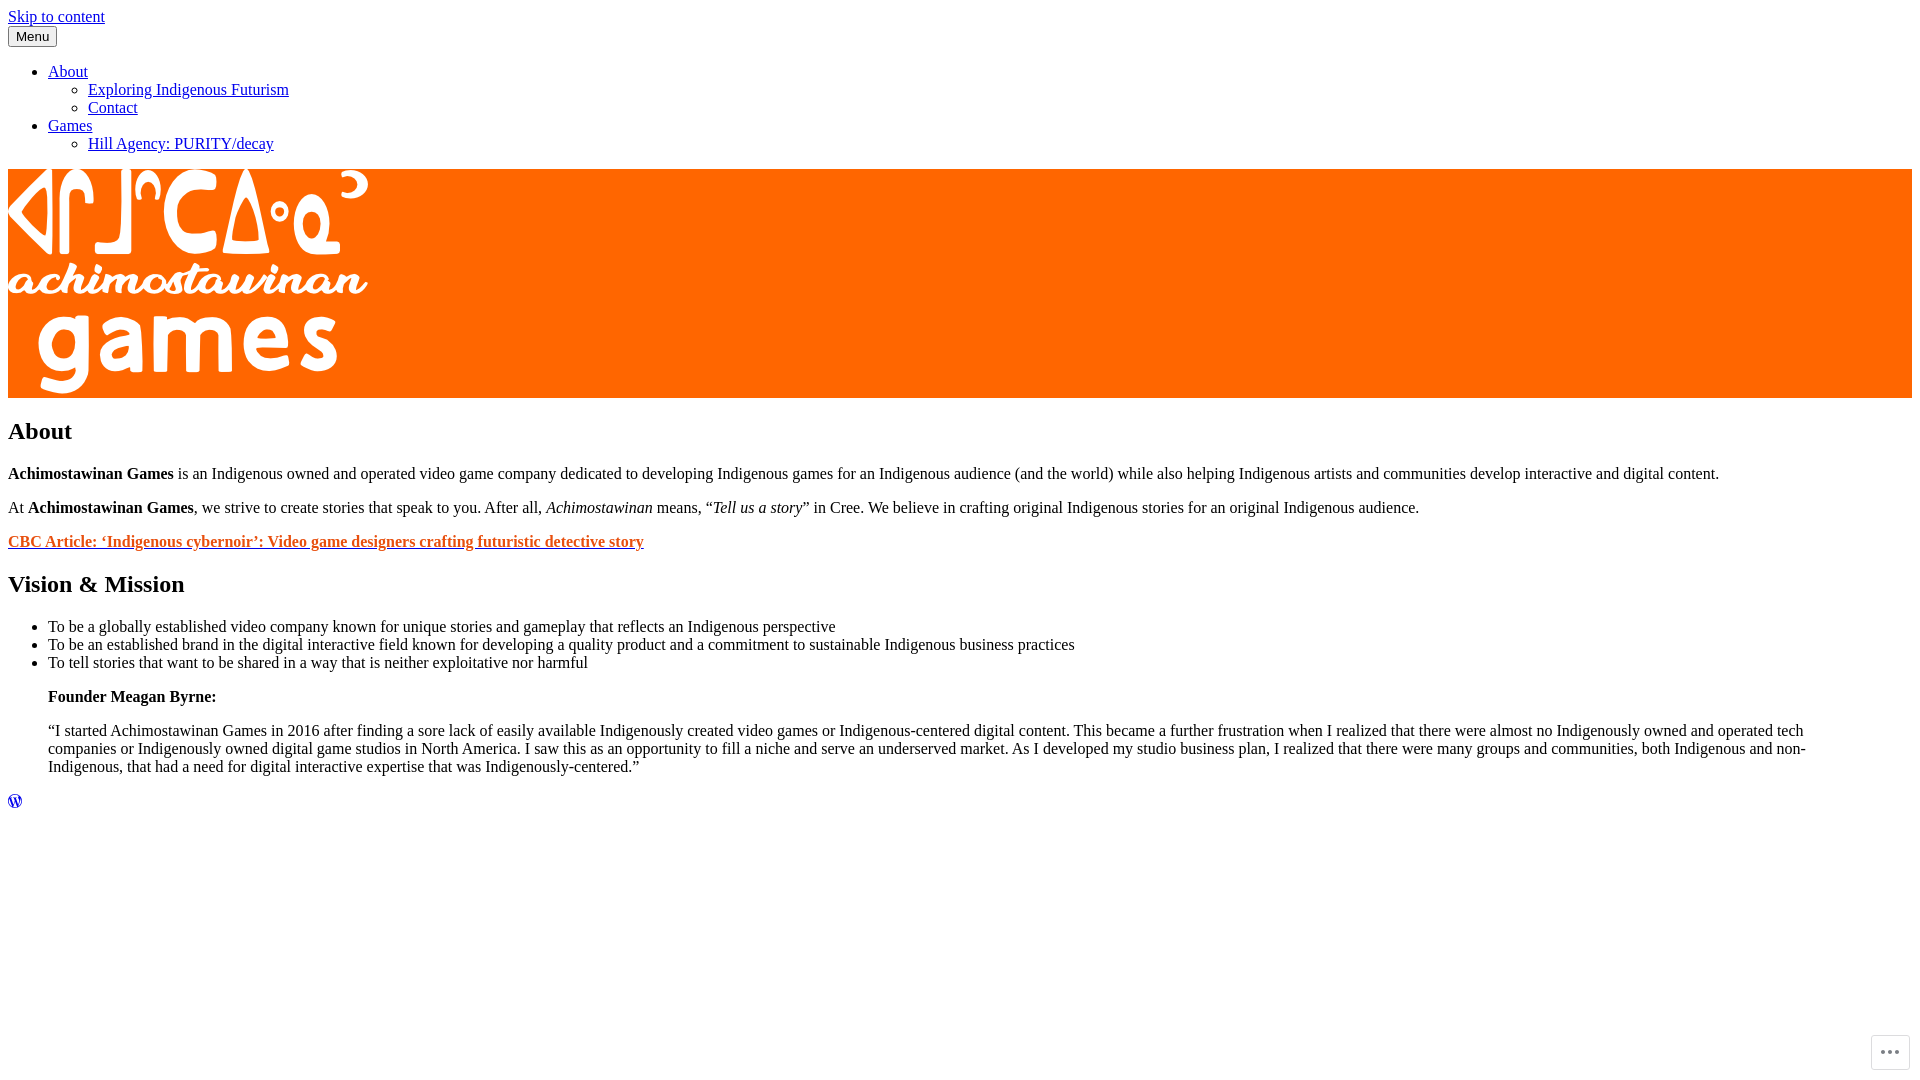  What do you see at coordinates (14, 800) in the screenshot?
I see `'Create a website or blog at WordPress.com'` at bounding box center [14, 800].